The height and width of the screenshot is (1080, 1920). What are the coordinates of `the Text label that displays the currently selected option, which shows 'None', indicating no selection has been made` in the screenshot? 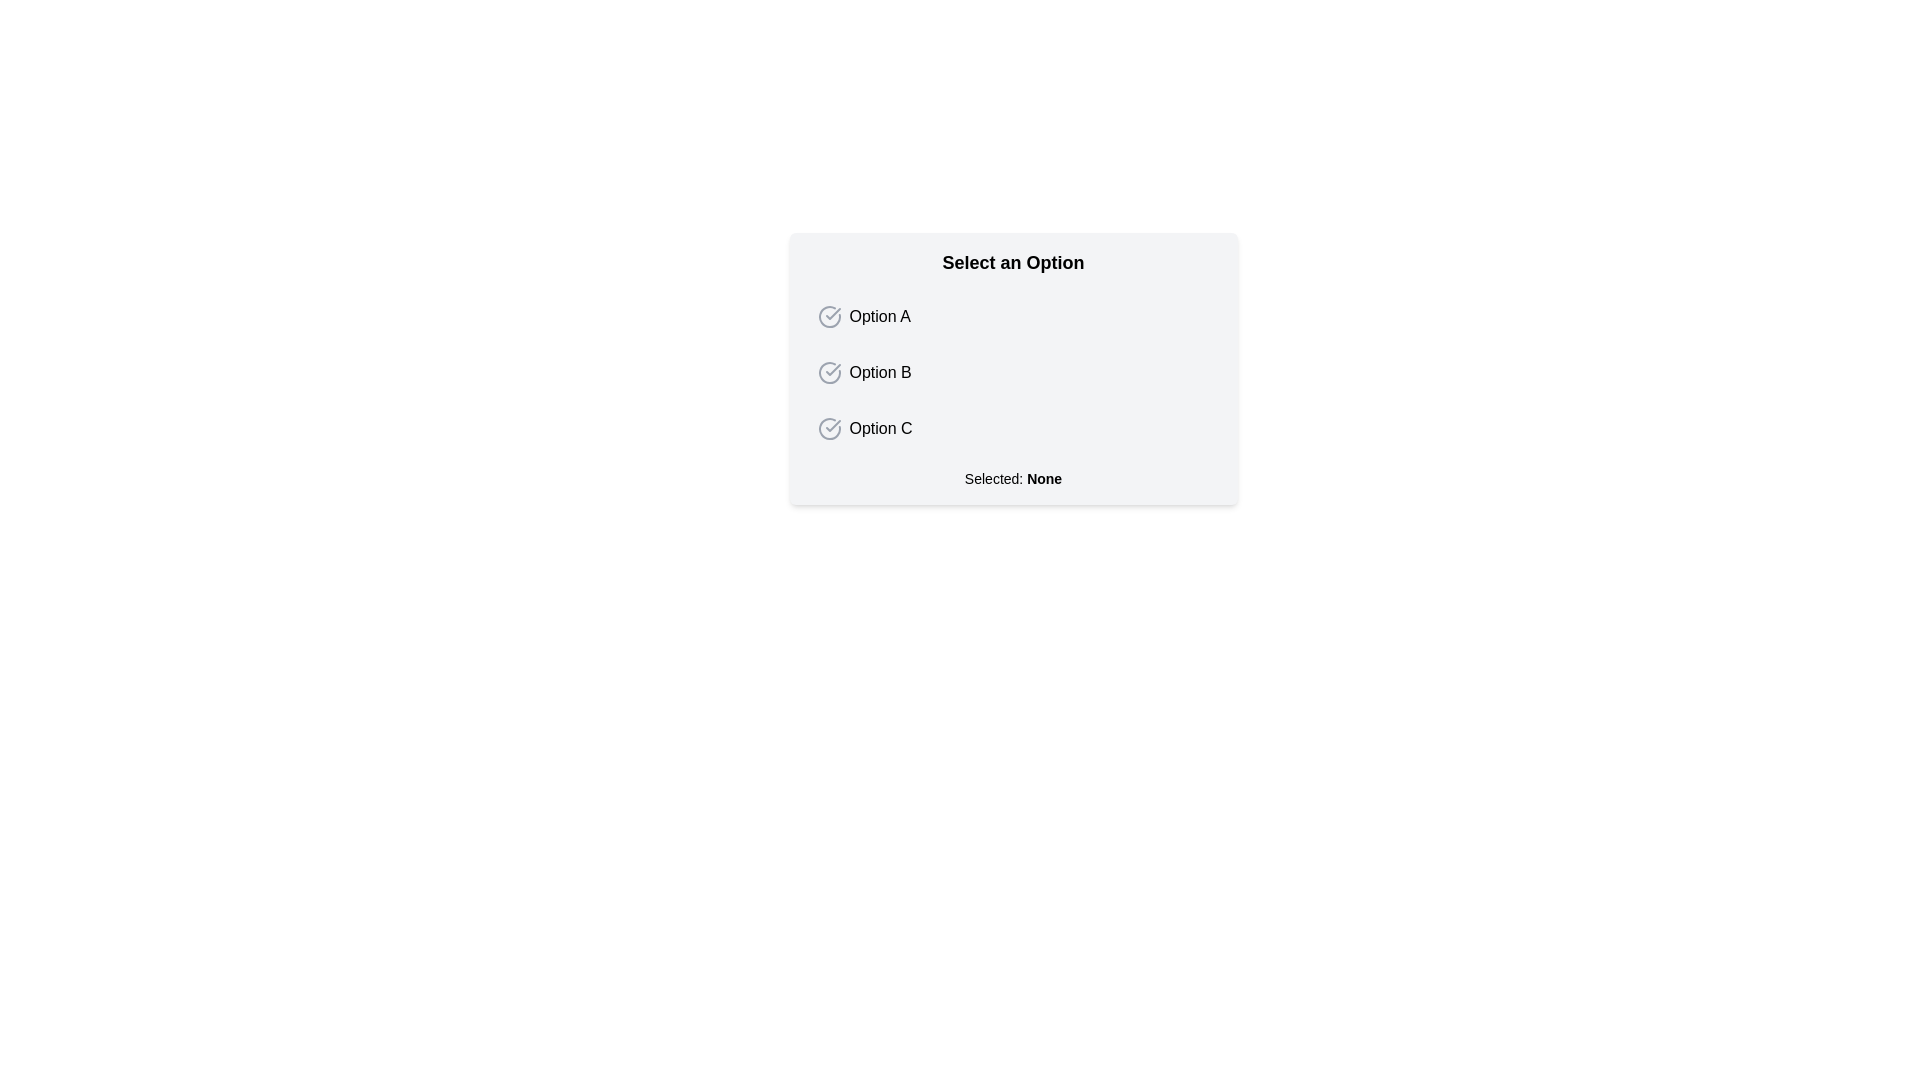 It's located at (1013, 478).